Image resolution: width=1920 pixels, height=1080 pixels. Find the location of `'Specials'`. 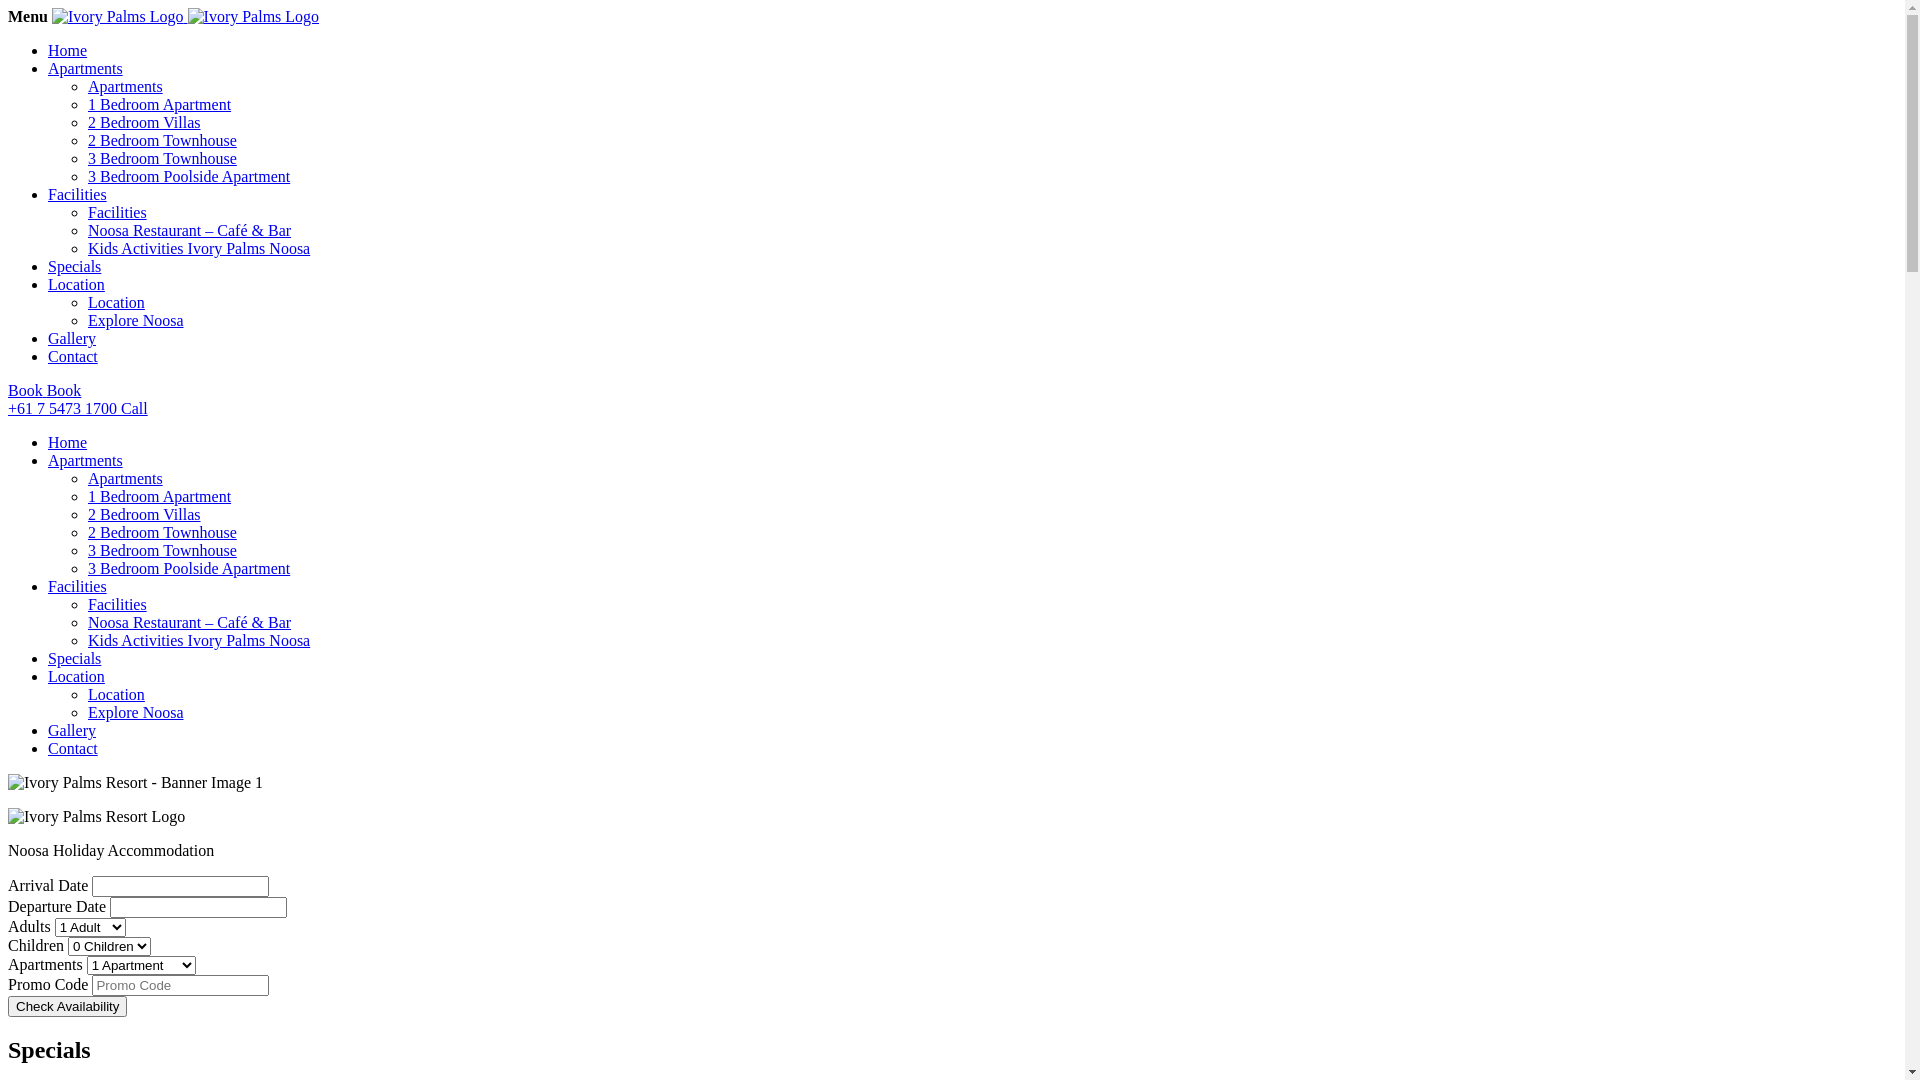

'Specials' is located at coordinates (74, 658).